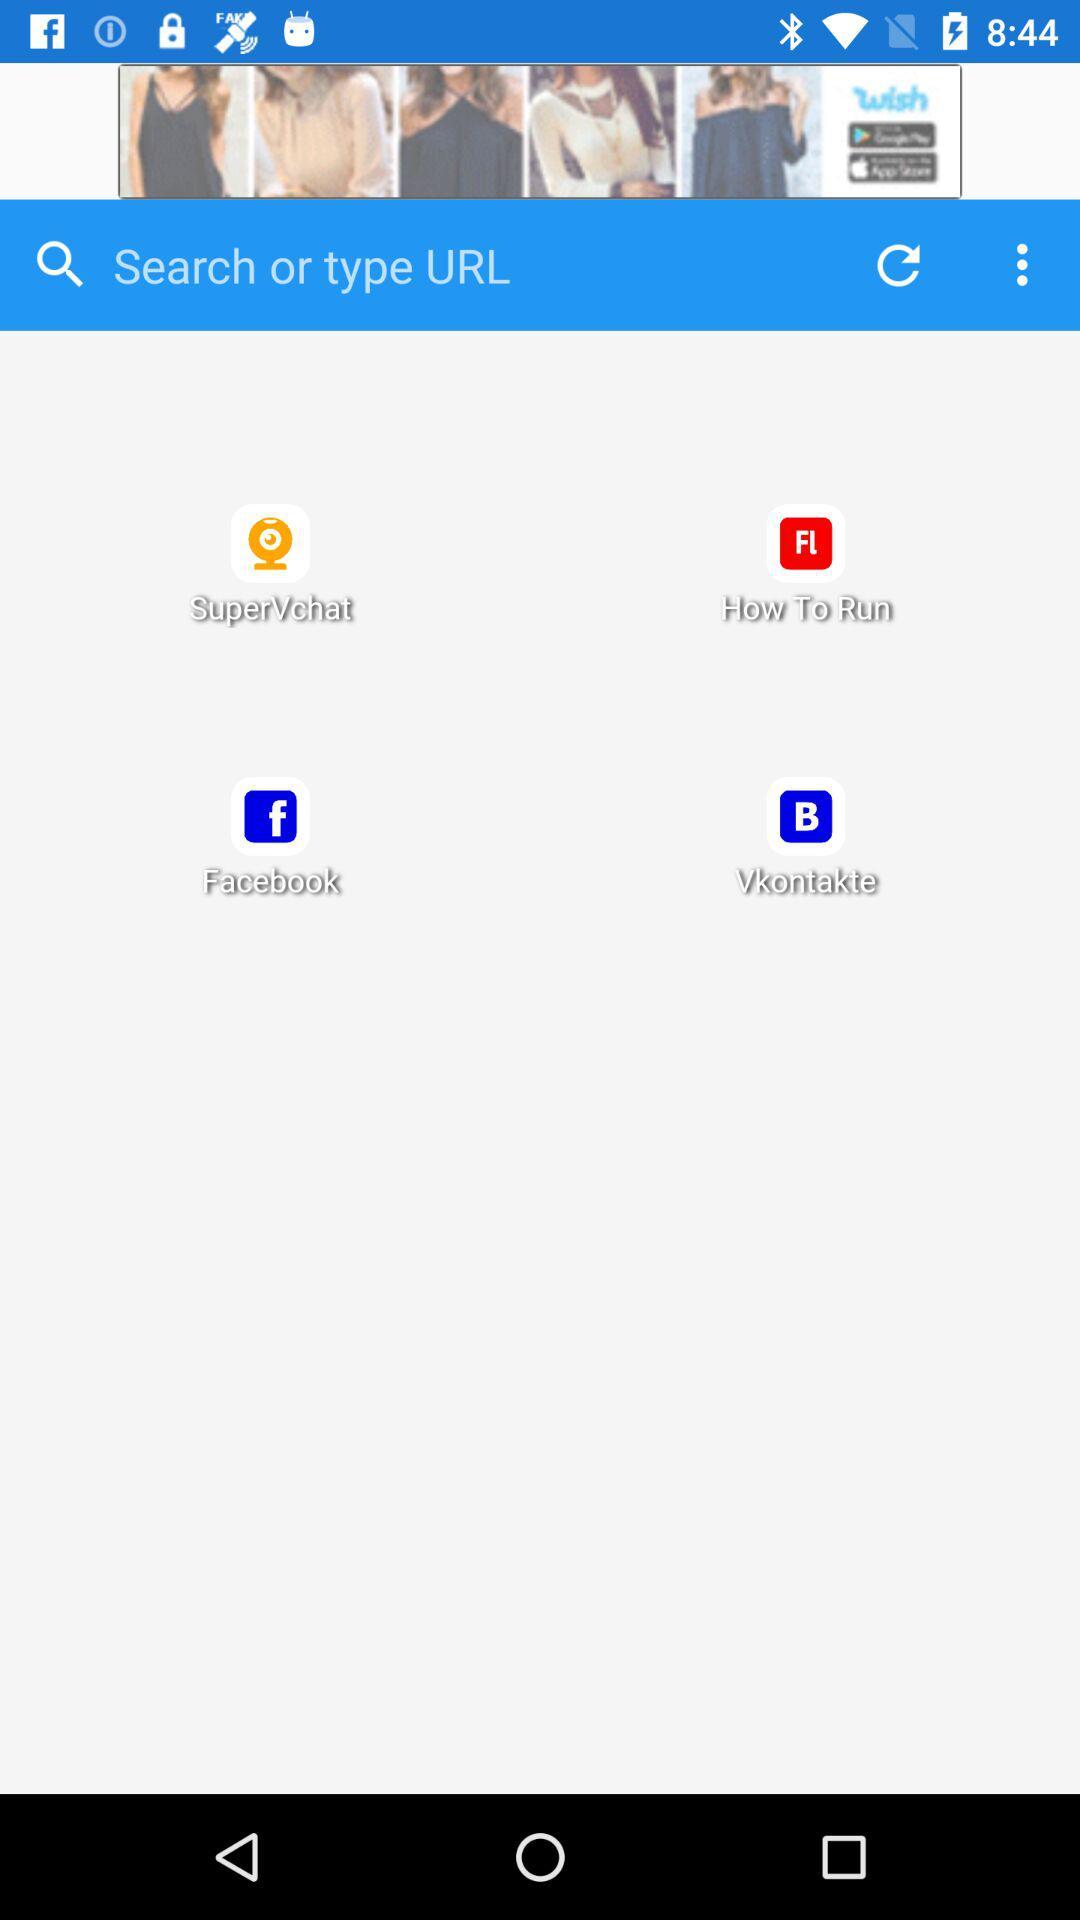 This screenshot has height=1920, width=1080. What do you see at coordinates (540, 130) in the screenshot?
I see `advertisements banner` at bounding box center [540, 130].